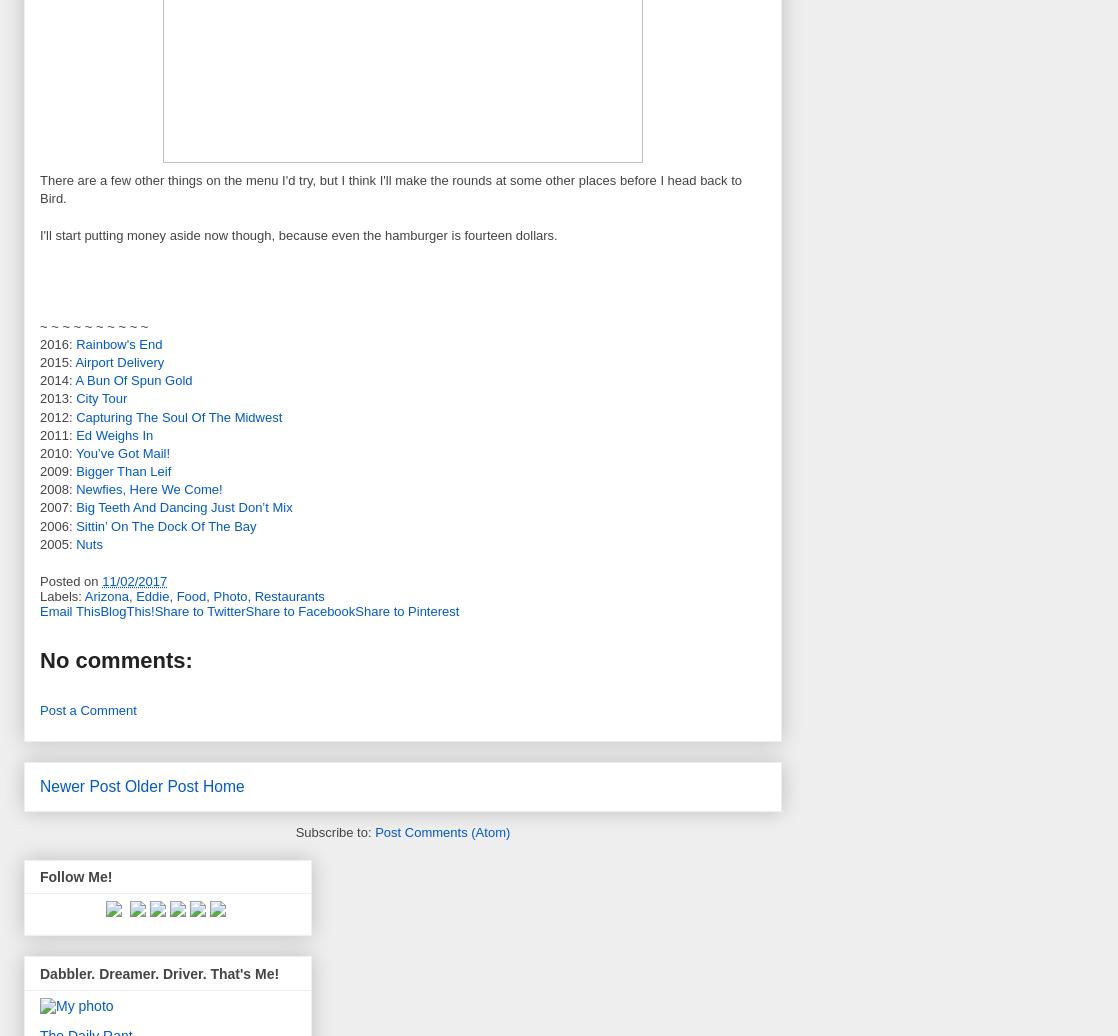 The height and width of the screenshot is (1036, 1118). I want to click on 'Photo', so click(229, 595).